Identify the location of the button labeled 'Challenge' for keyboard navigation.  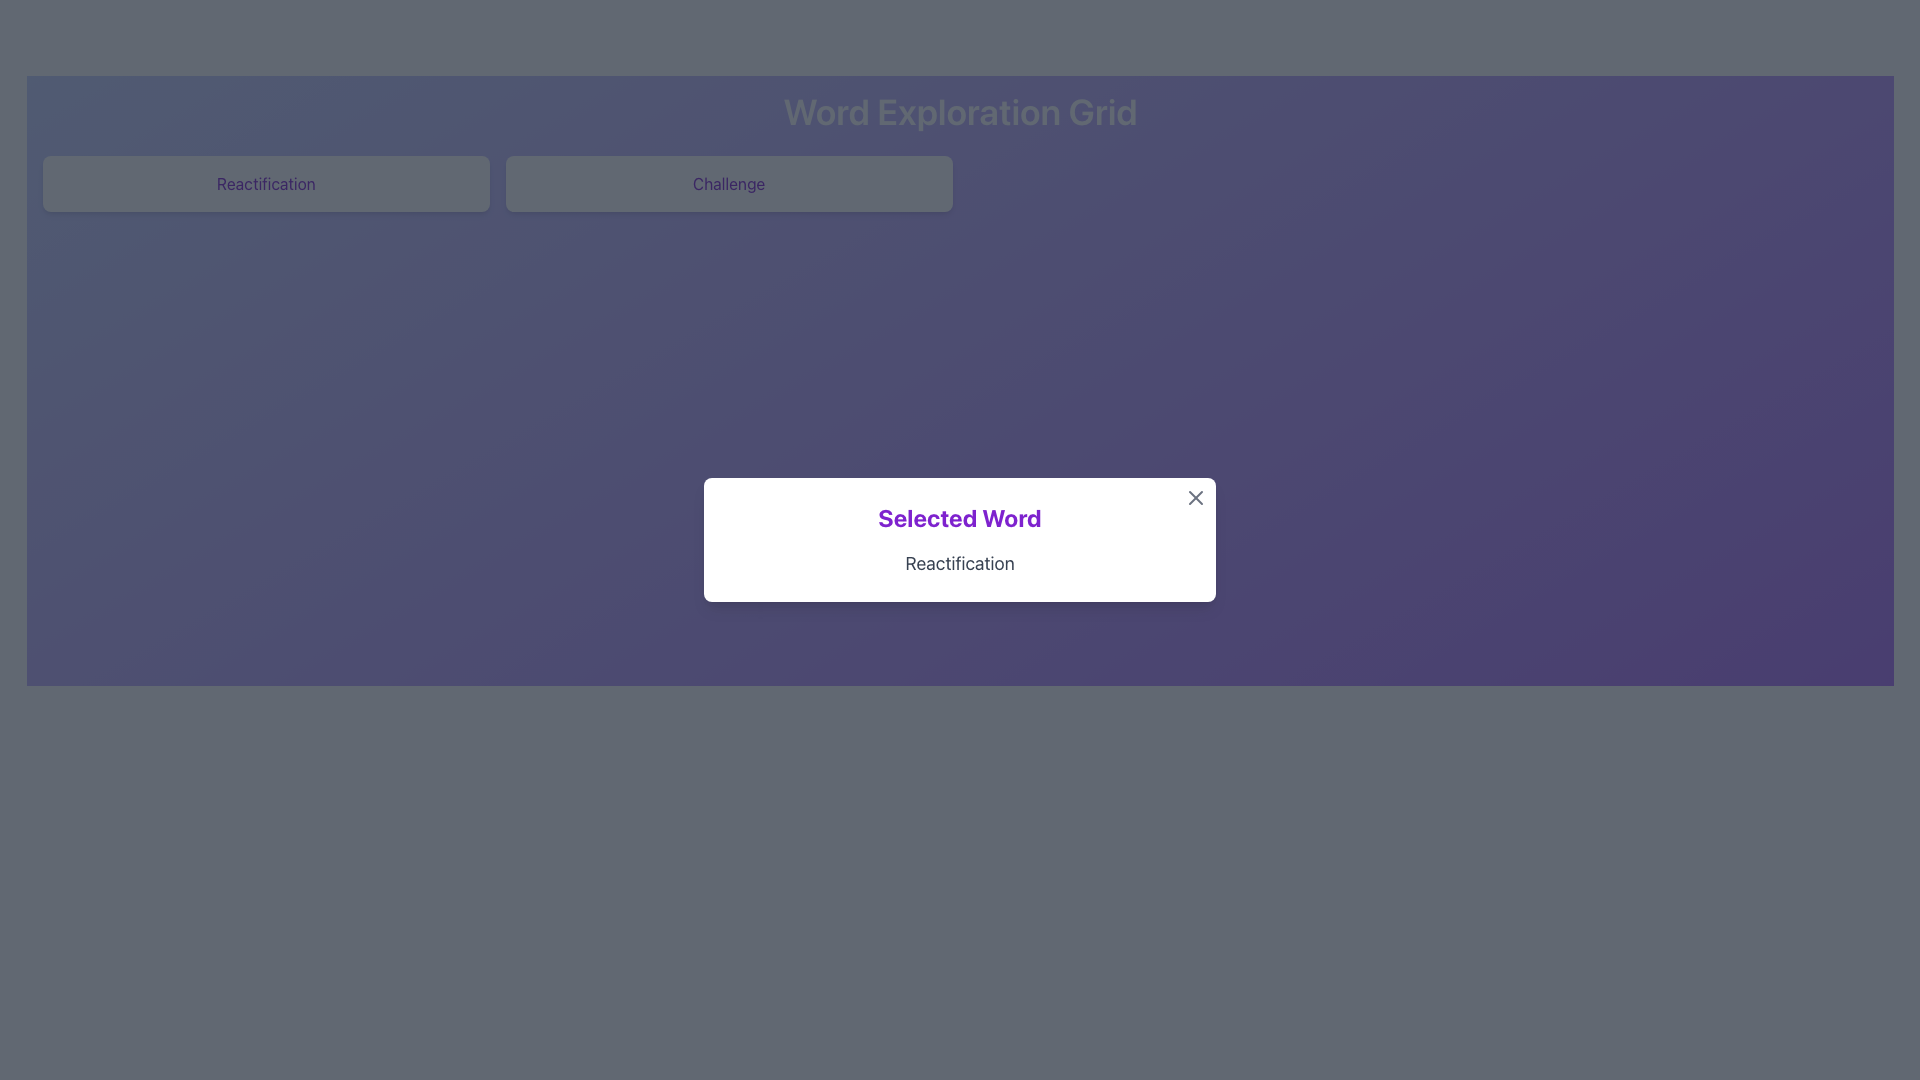
(728, 184).